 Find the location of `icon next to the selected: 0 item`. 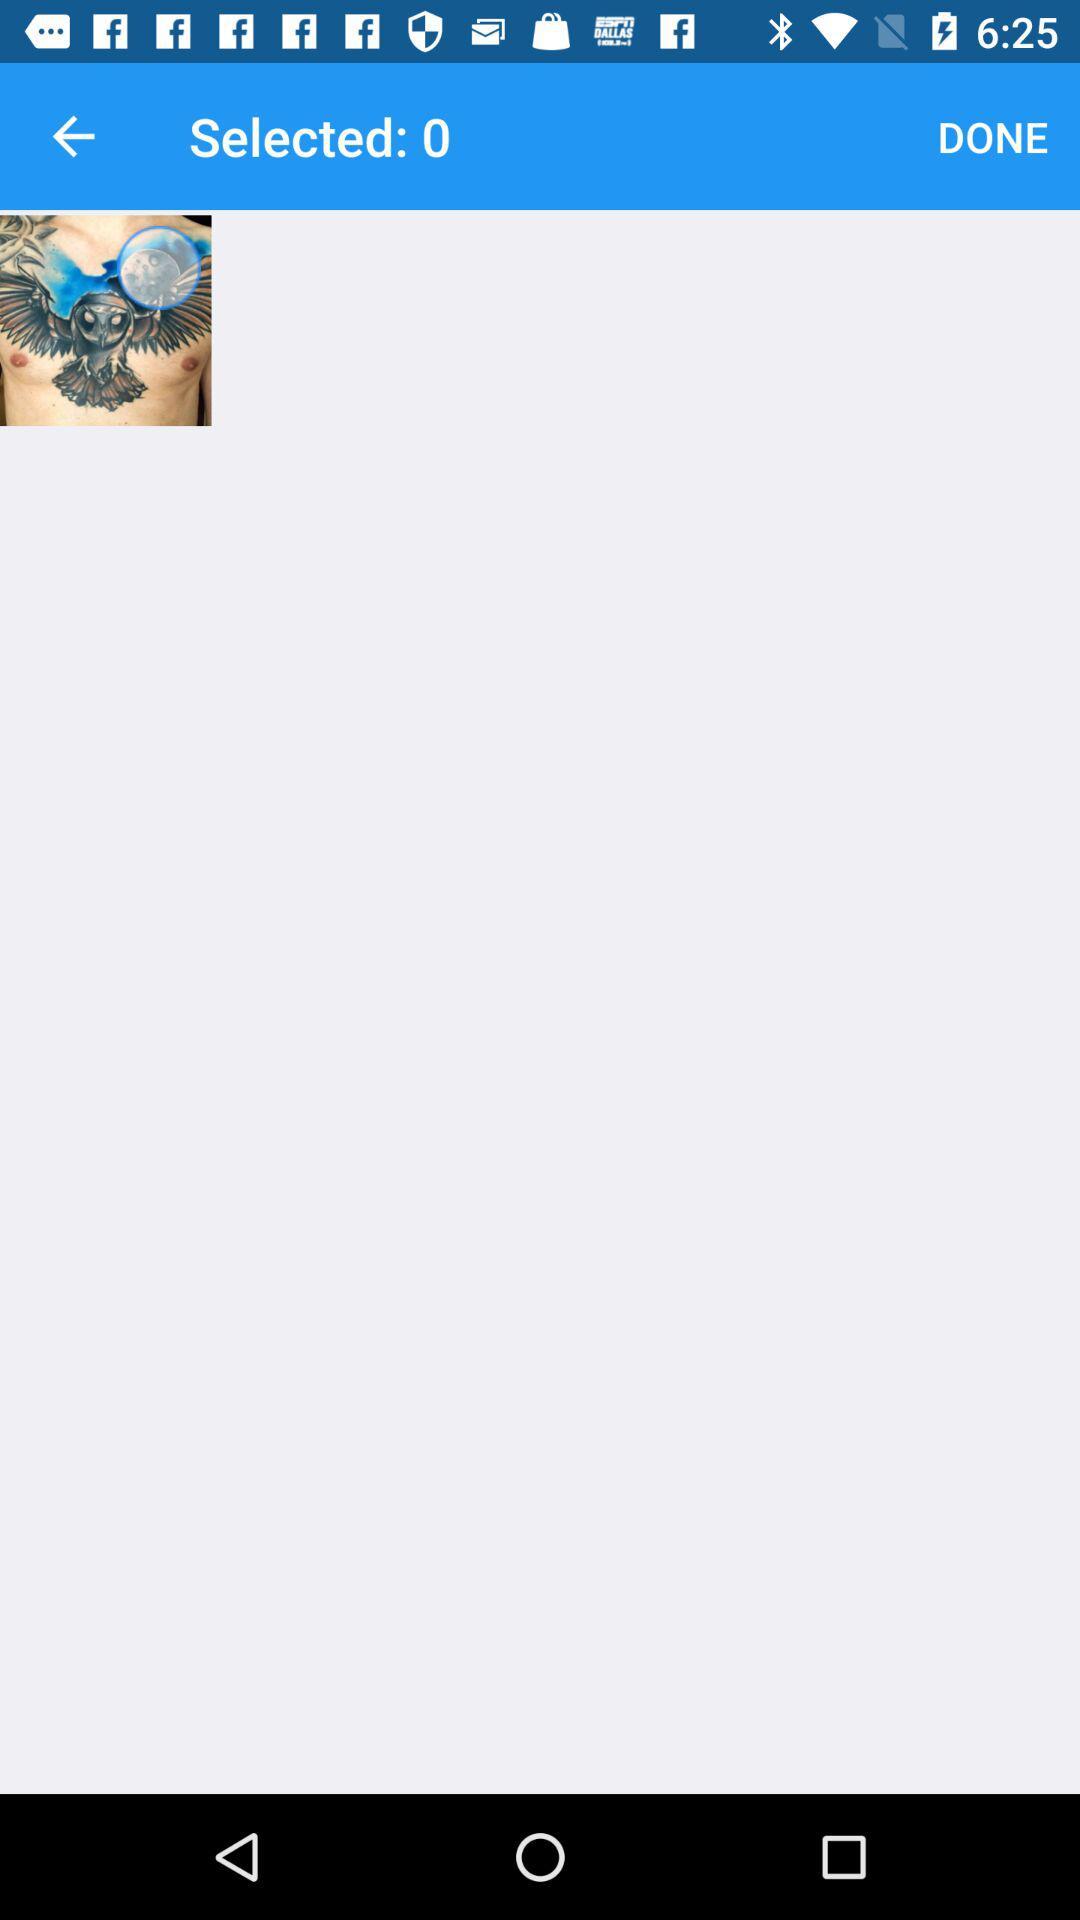

icon next to the selected: 0 item is located at coordinates (72, 135).